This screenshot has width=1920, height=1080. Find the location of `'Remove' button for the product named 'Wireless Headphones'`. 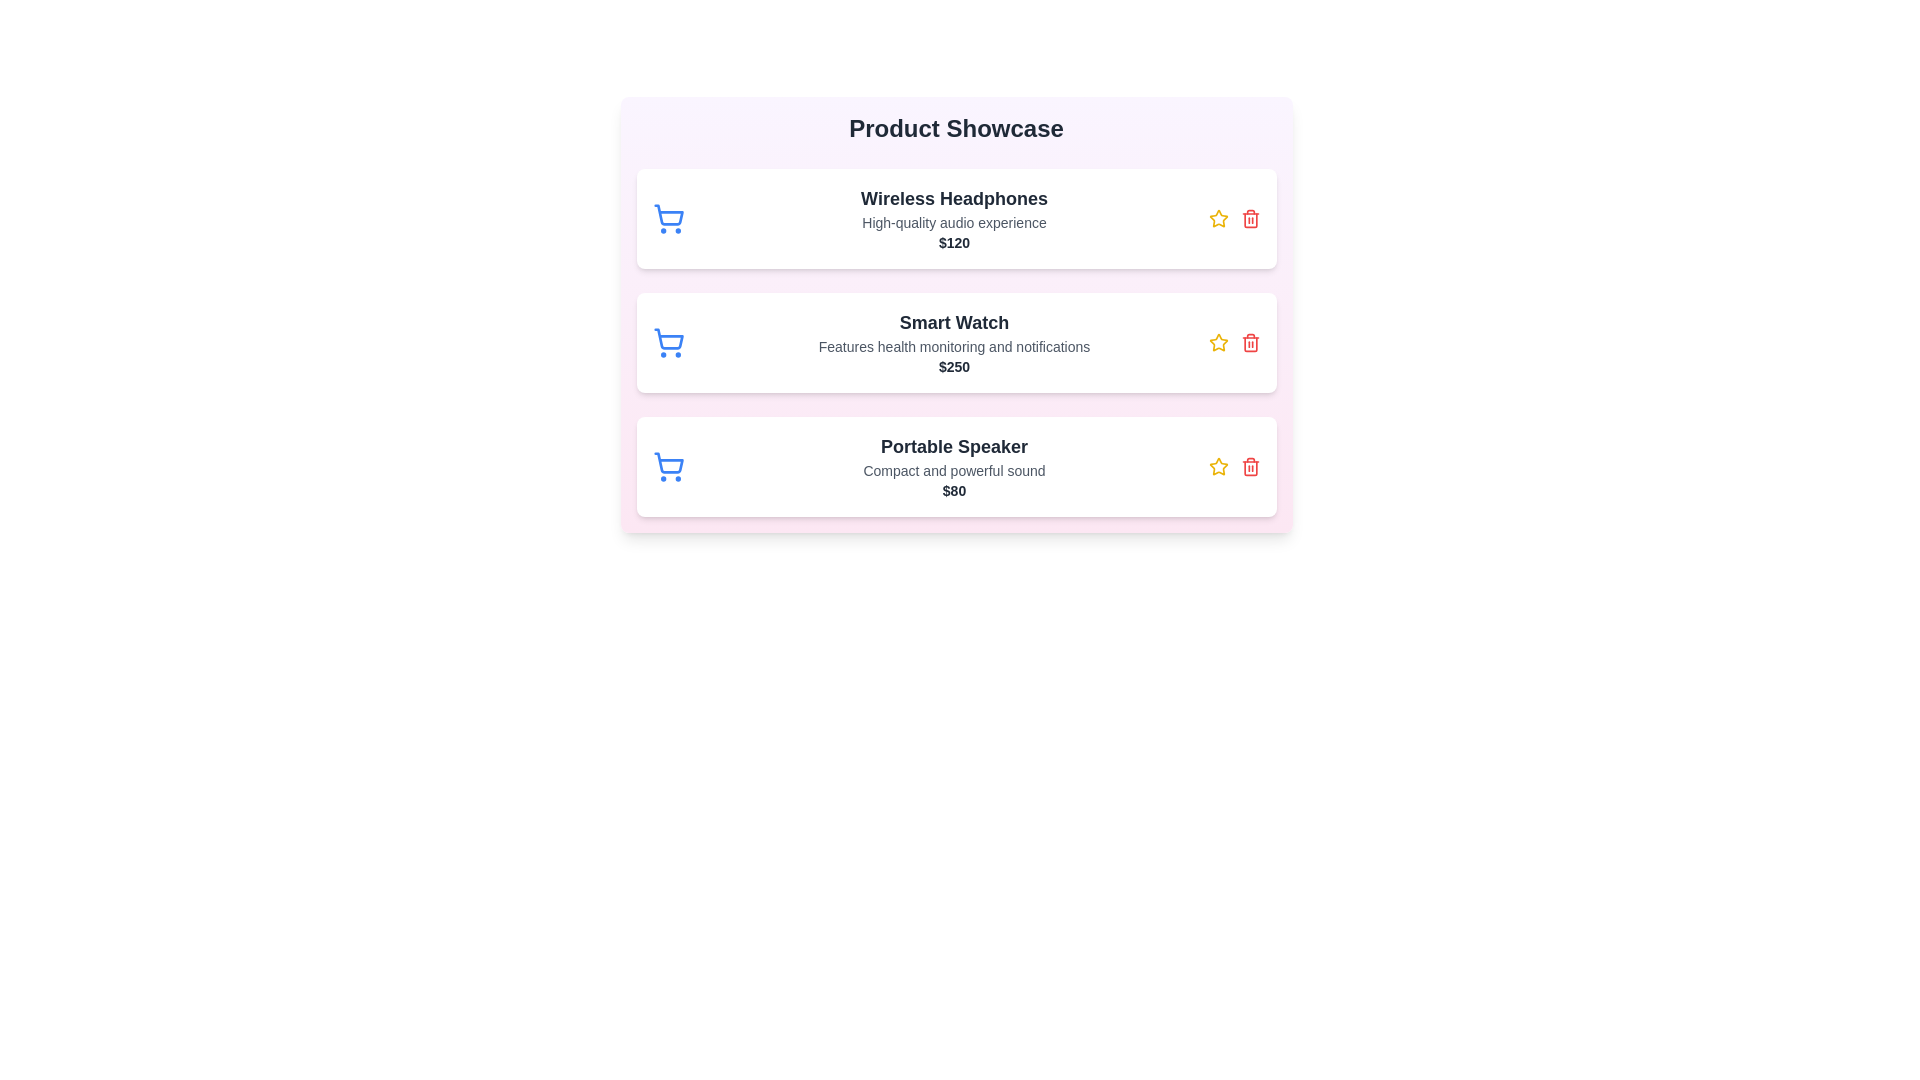

'Remove' button for the product named 'Wireless Headphones' is located at coordinates (1249, 219).